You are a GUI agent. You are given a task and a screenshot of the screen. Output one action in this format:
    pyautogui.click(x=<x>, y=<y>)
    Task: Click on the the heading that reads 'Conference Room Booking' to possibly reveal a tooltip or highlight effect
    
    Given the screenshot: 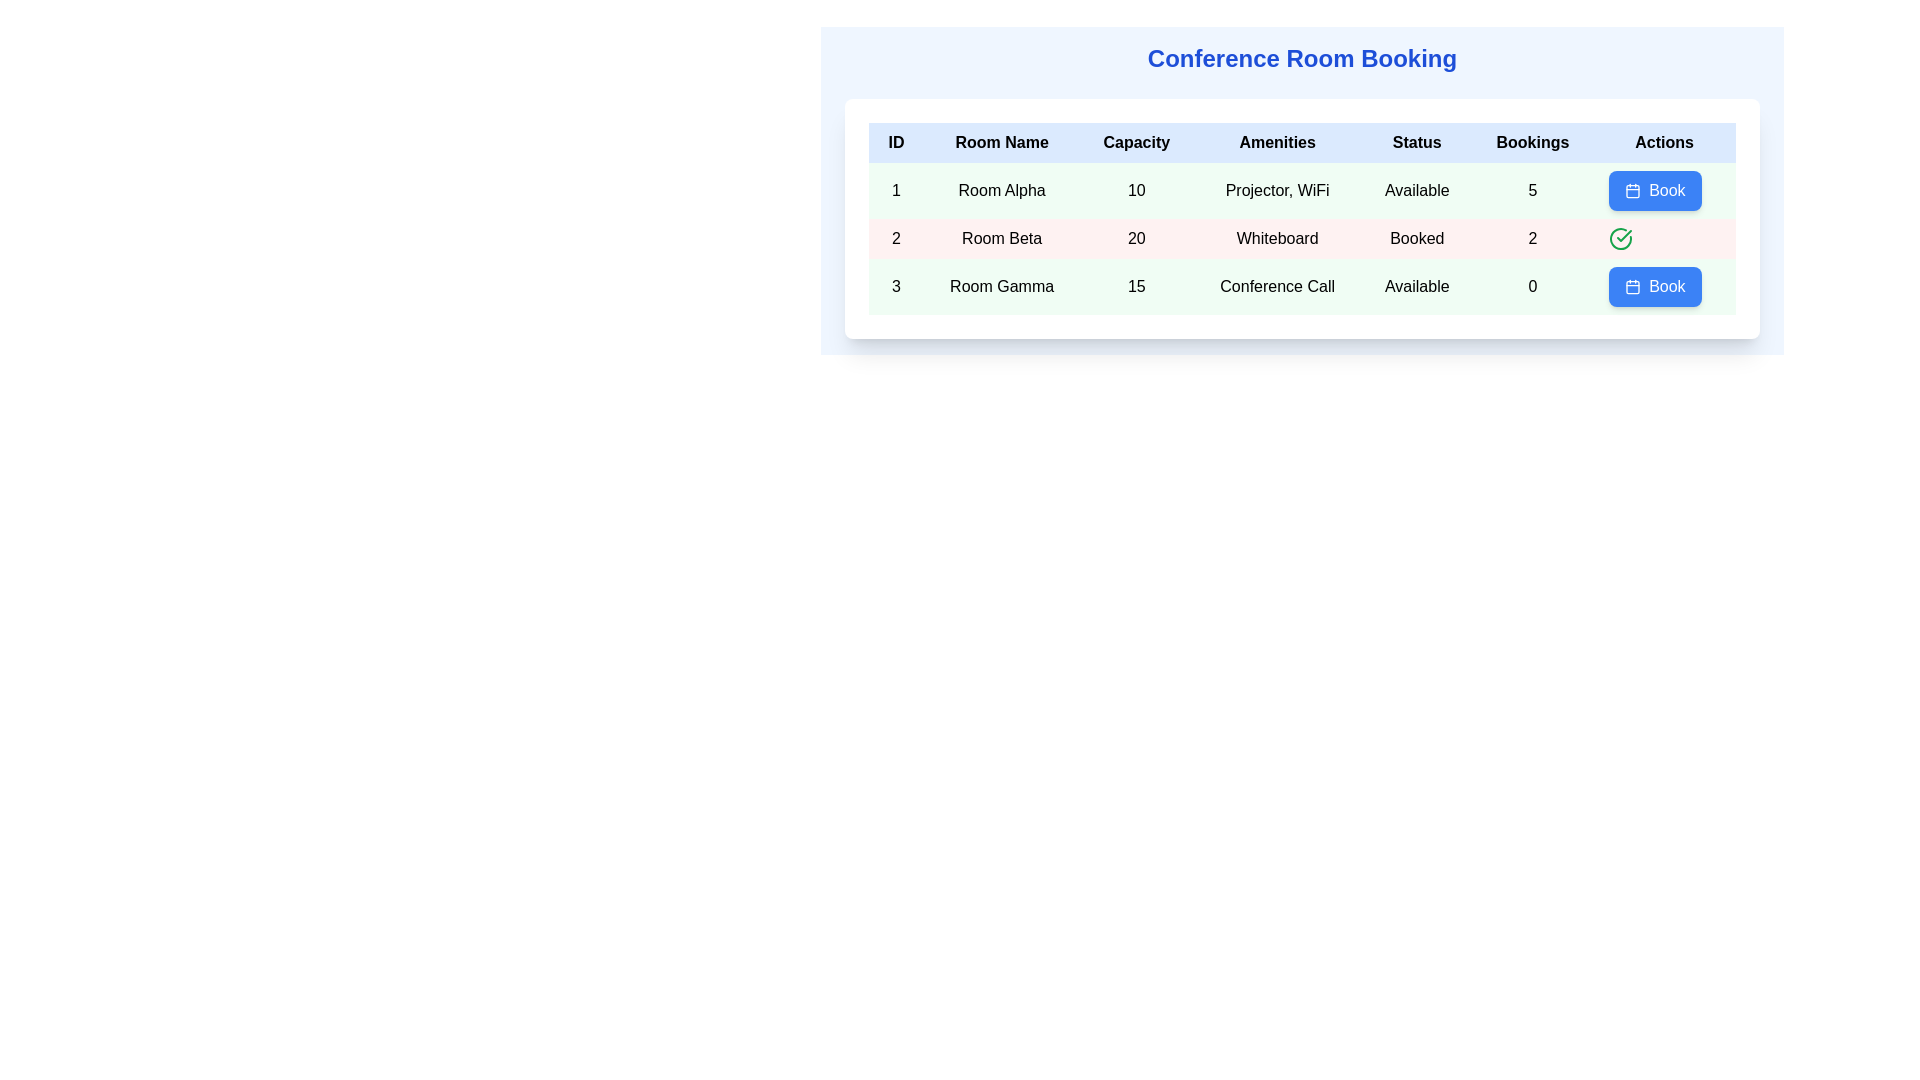 What is the action you would take?
    pyautogui.click(x=1302, y=57)
    